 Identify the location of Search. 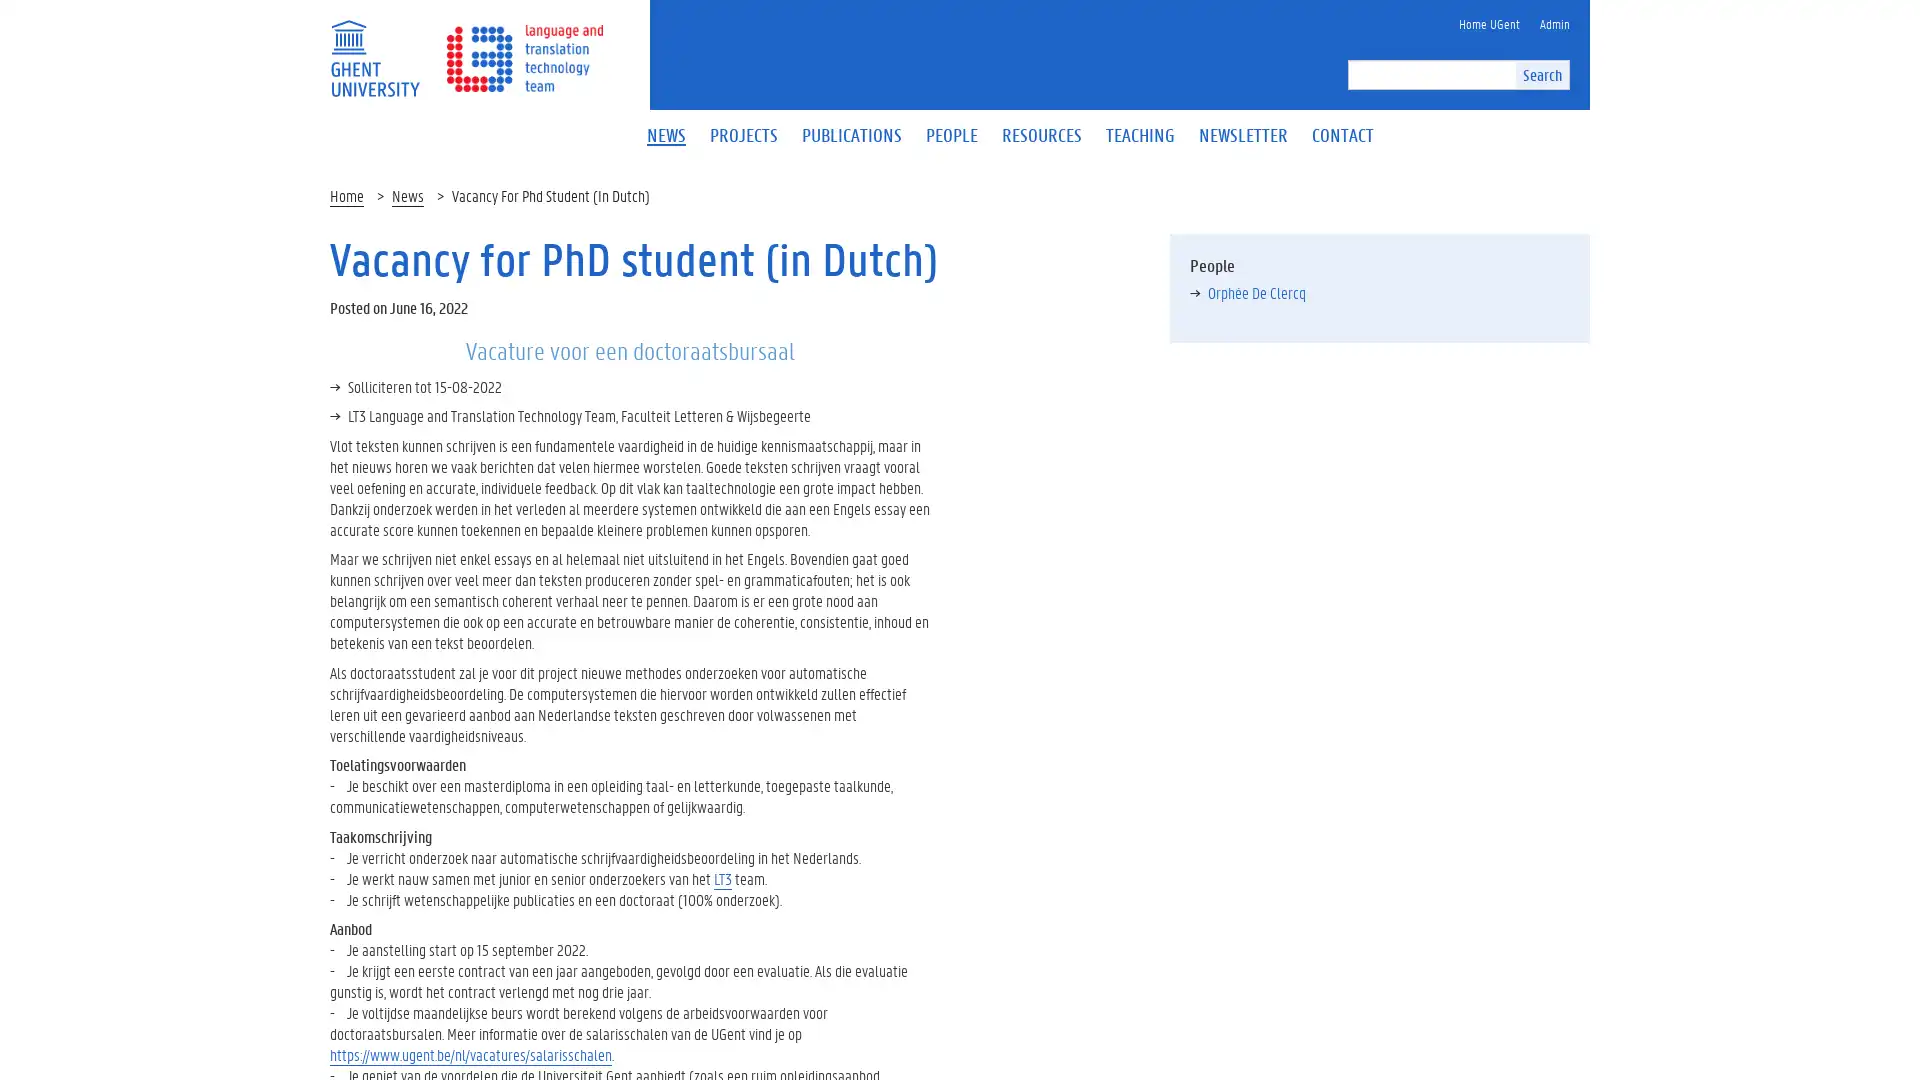
(1541, 72).